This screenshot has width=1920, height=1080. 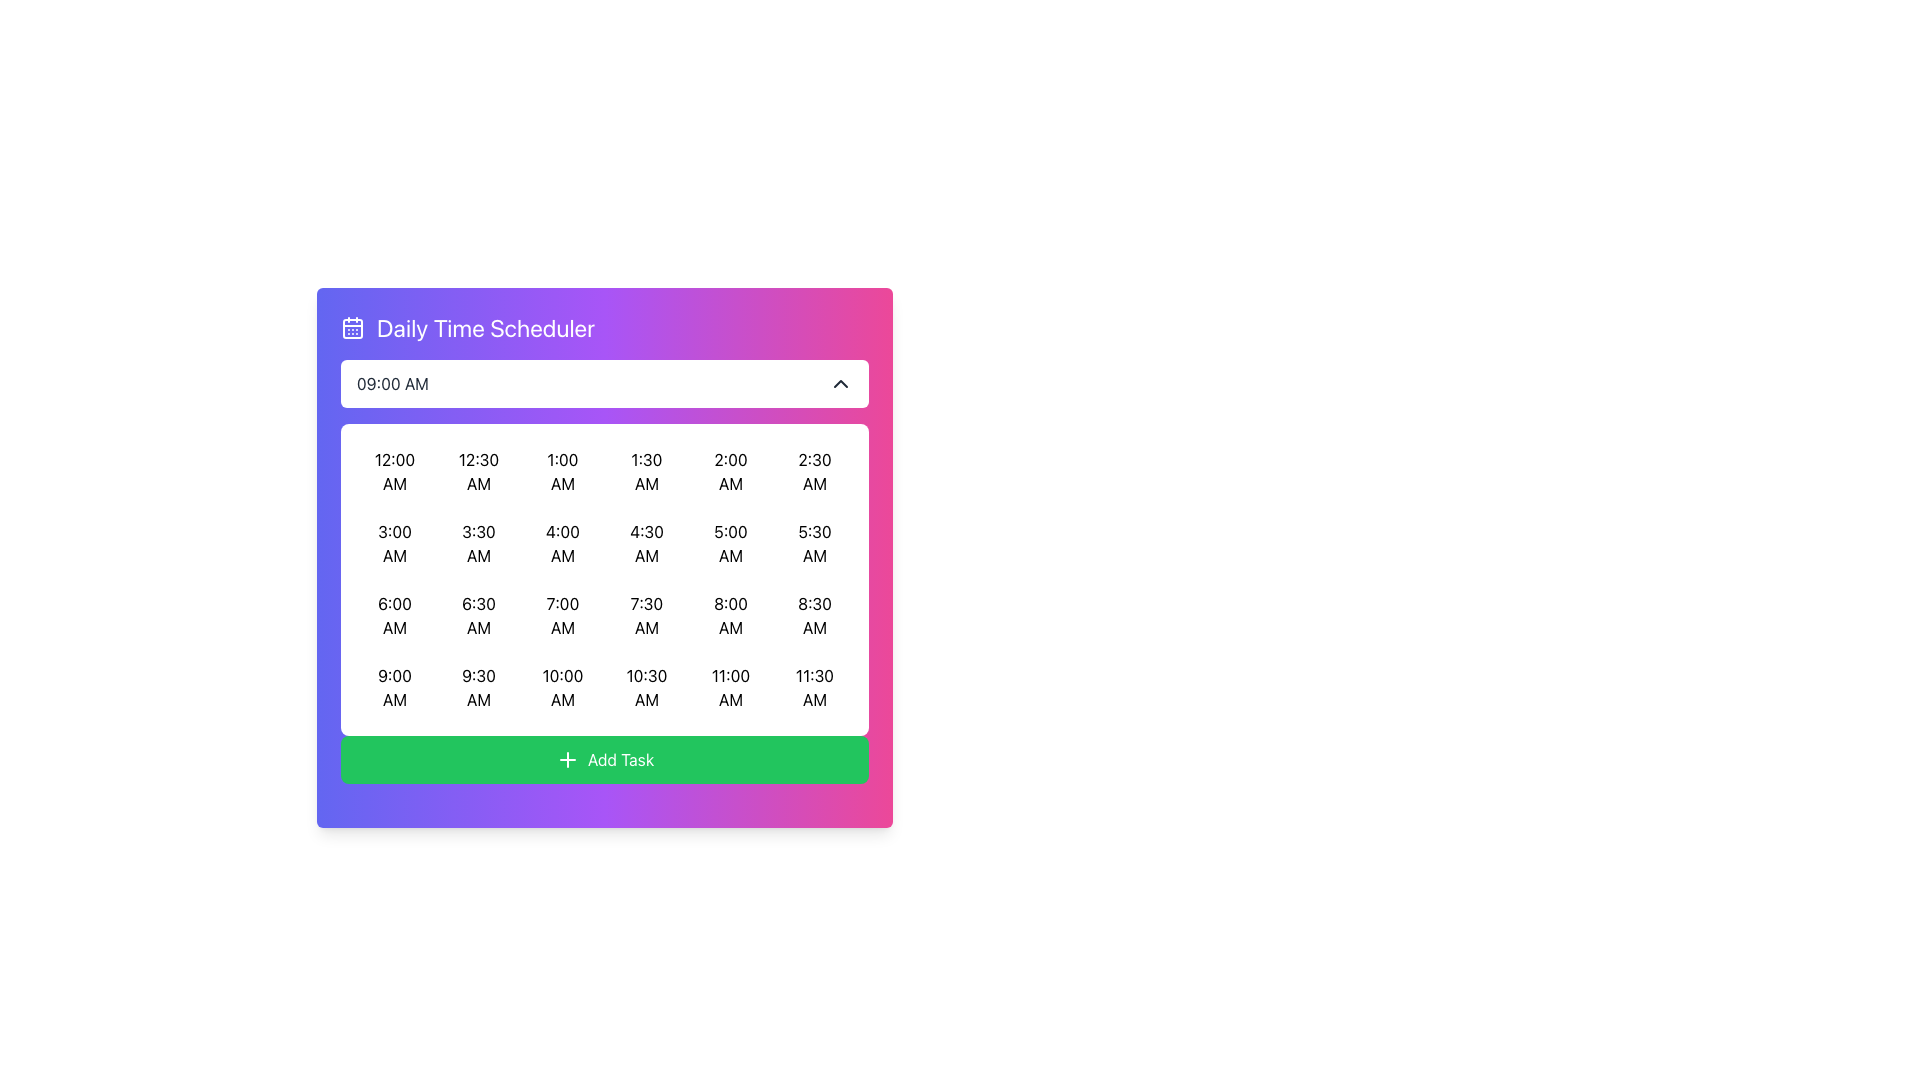 I want to click on the selectable time slot button located in the fourth row and third column of the scheduling interface, so click(x=561, y=686).